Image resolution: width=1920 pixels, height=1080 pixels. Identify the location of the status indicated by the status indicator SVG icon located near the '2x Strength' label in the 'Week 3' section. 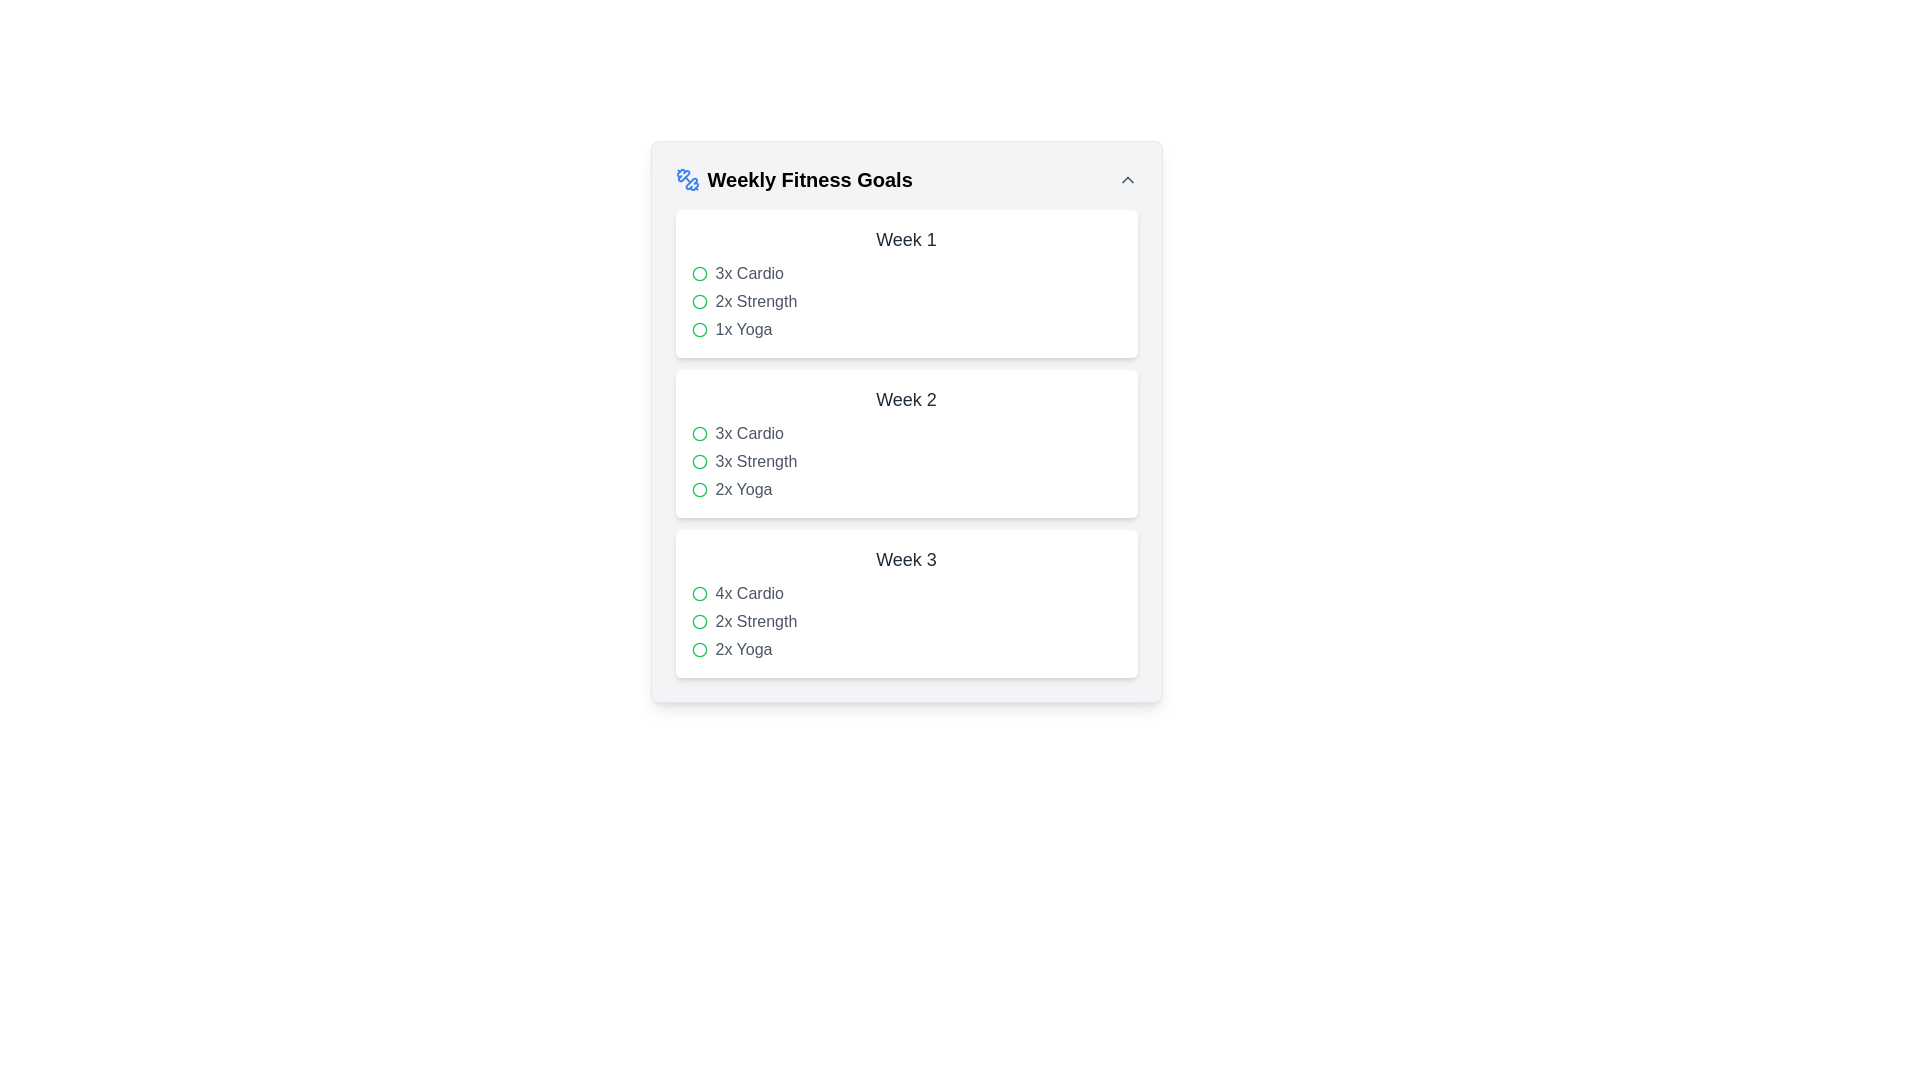
(699, 620).